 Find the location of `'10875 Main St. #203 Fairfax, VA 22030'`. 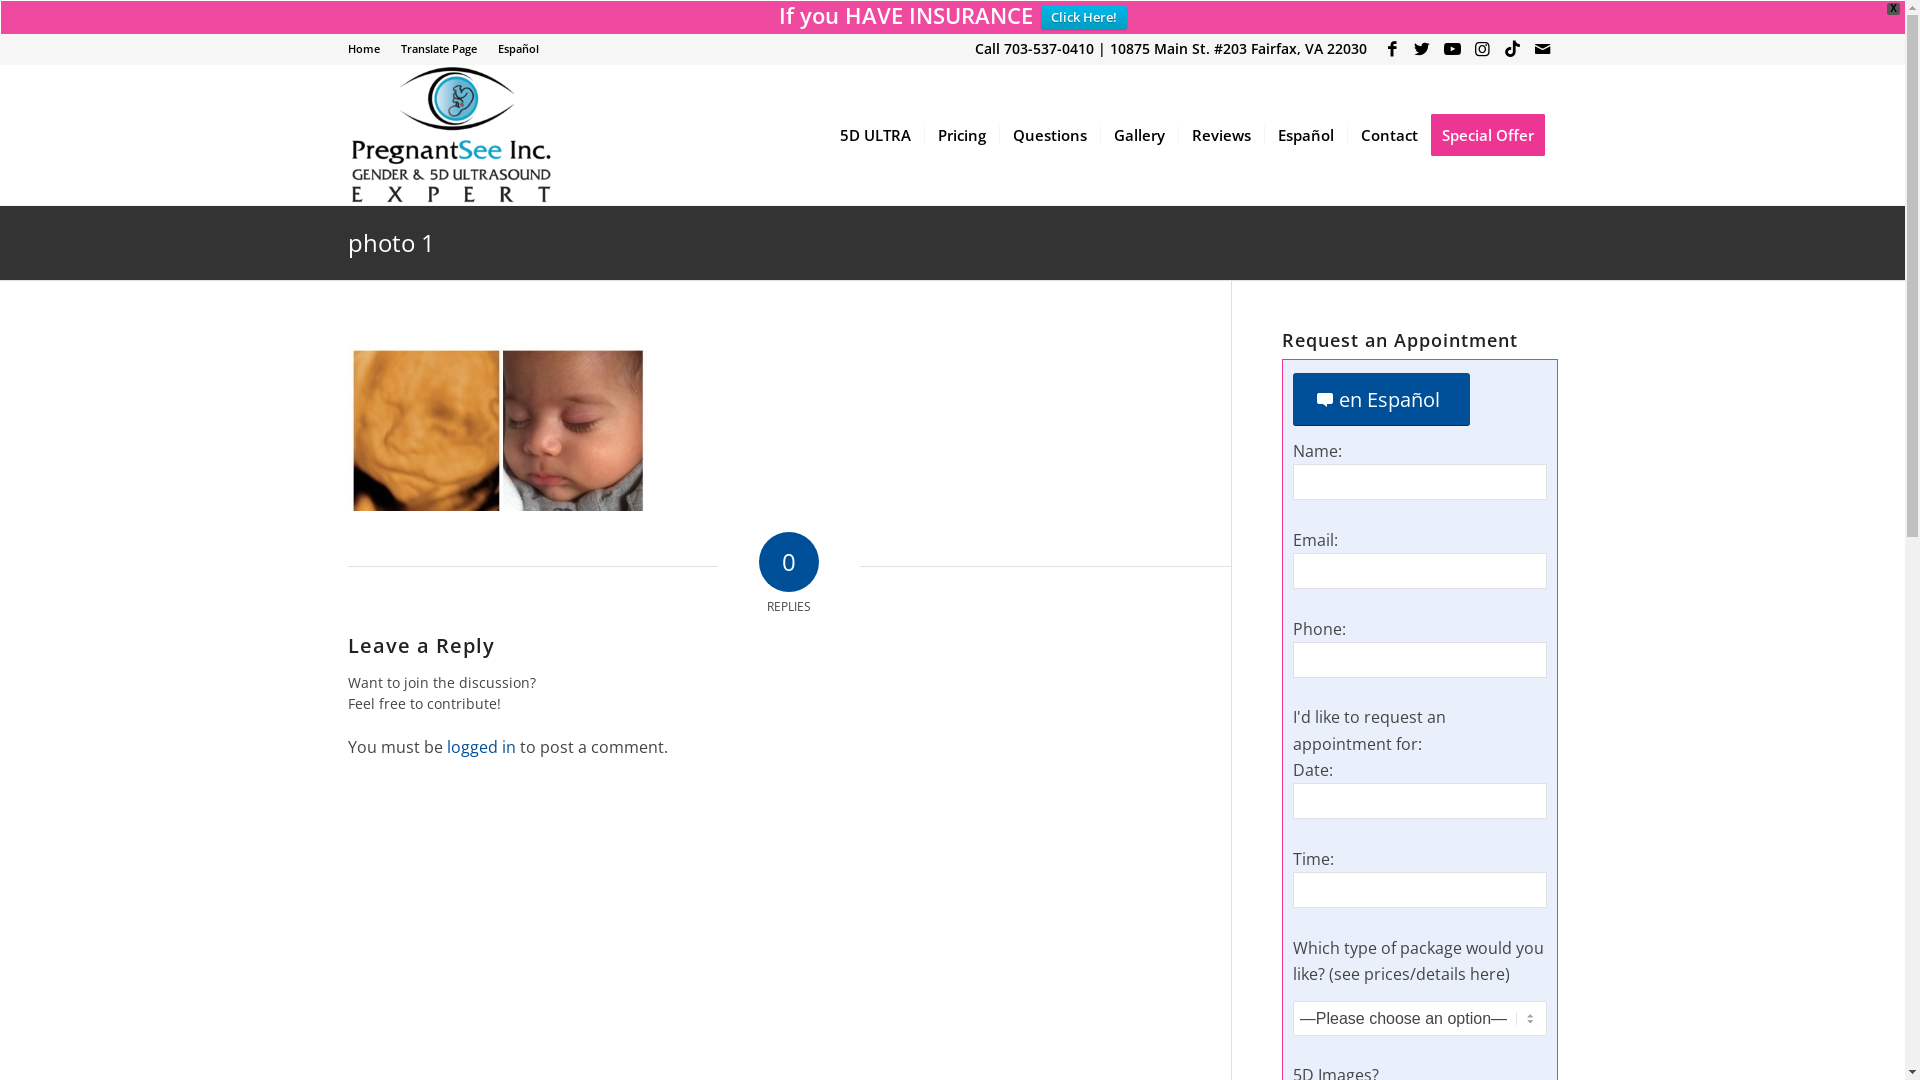

'10875 Main St. #203 Fairfax, VA 22030' is located at coordinates (1237, 47).